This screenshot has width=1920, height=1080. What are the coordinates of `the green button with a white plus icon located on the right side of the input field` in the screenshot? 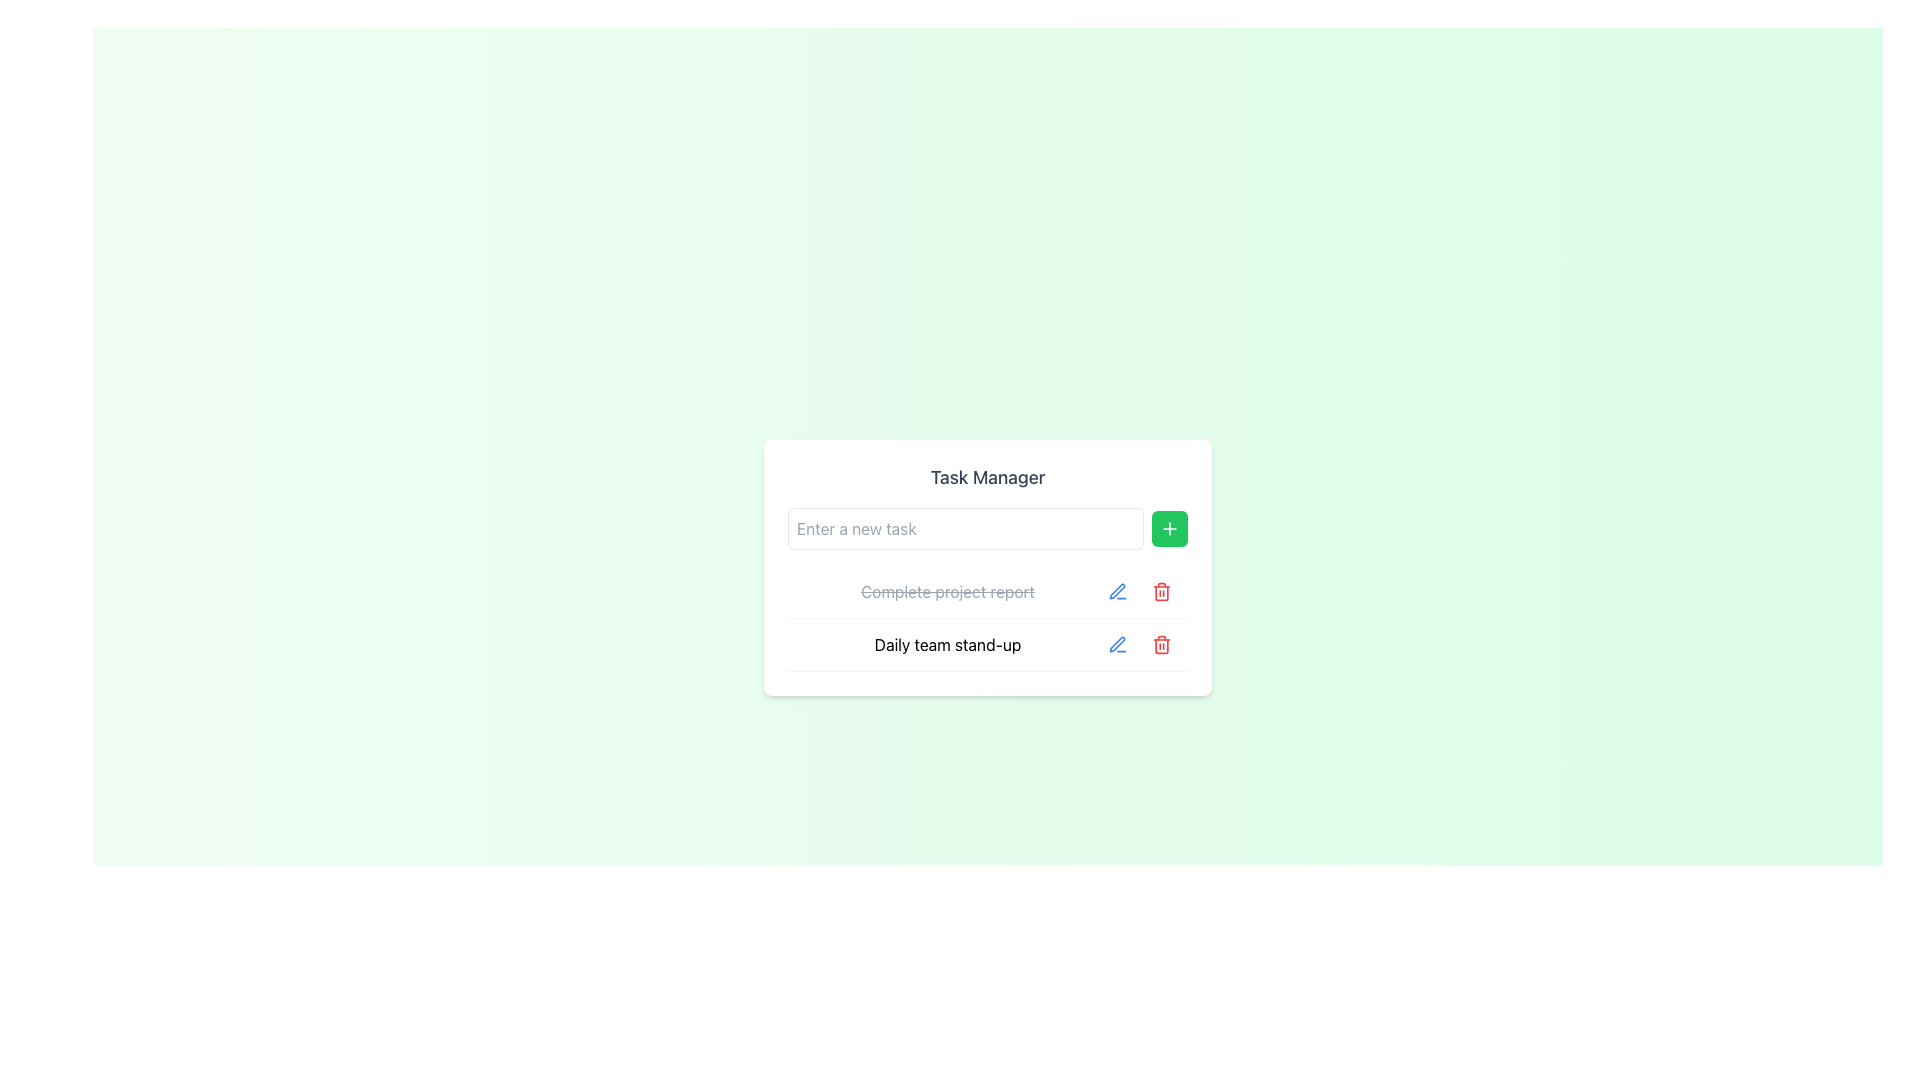 It's located at (1170, 527).